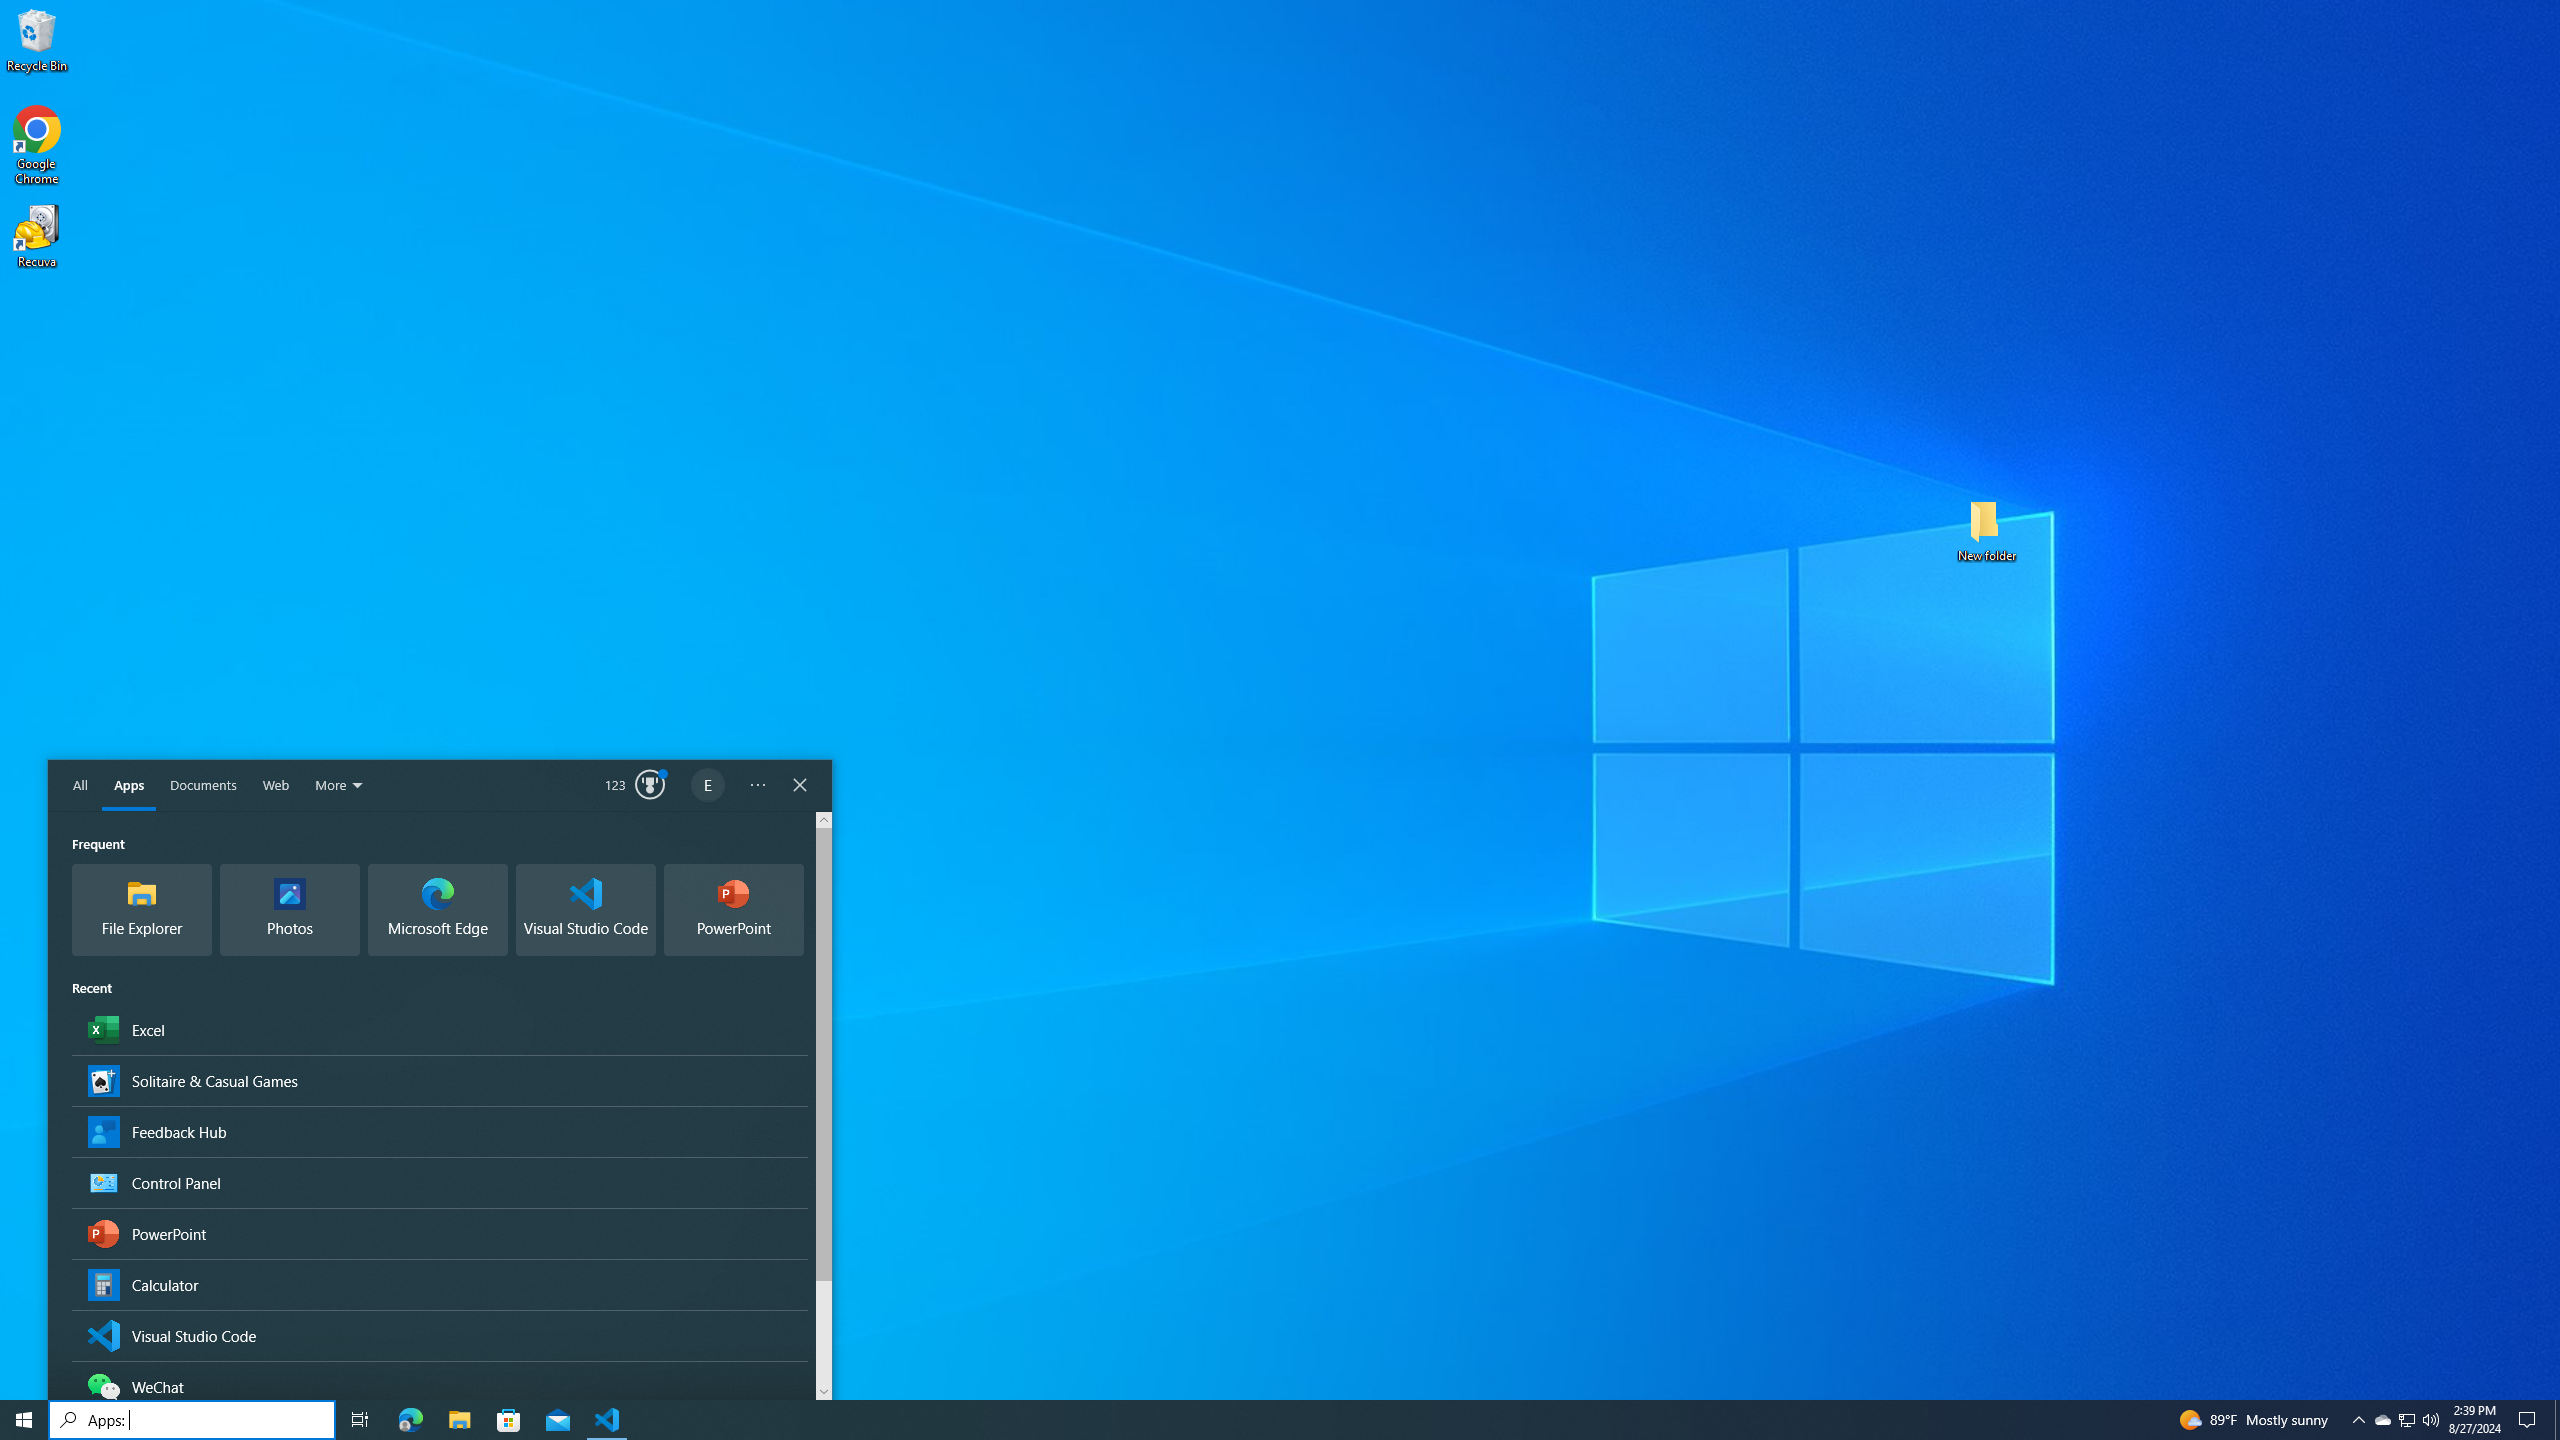 This screenshot has height=1440, width=2560. I want to click on 'Solitaire & Casual Games, App', so click(440, 1080).